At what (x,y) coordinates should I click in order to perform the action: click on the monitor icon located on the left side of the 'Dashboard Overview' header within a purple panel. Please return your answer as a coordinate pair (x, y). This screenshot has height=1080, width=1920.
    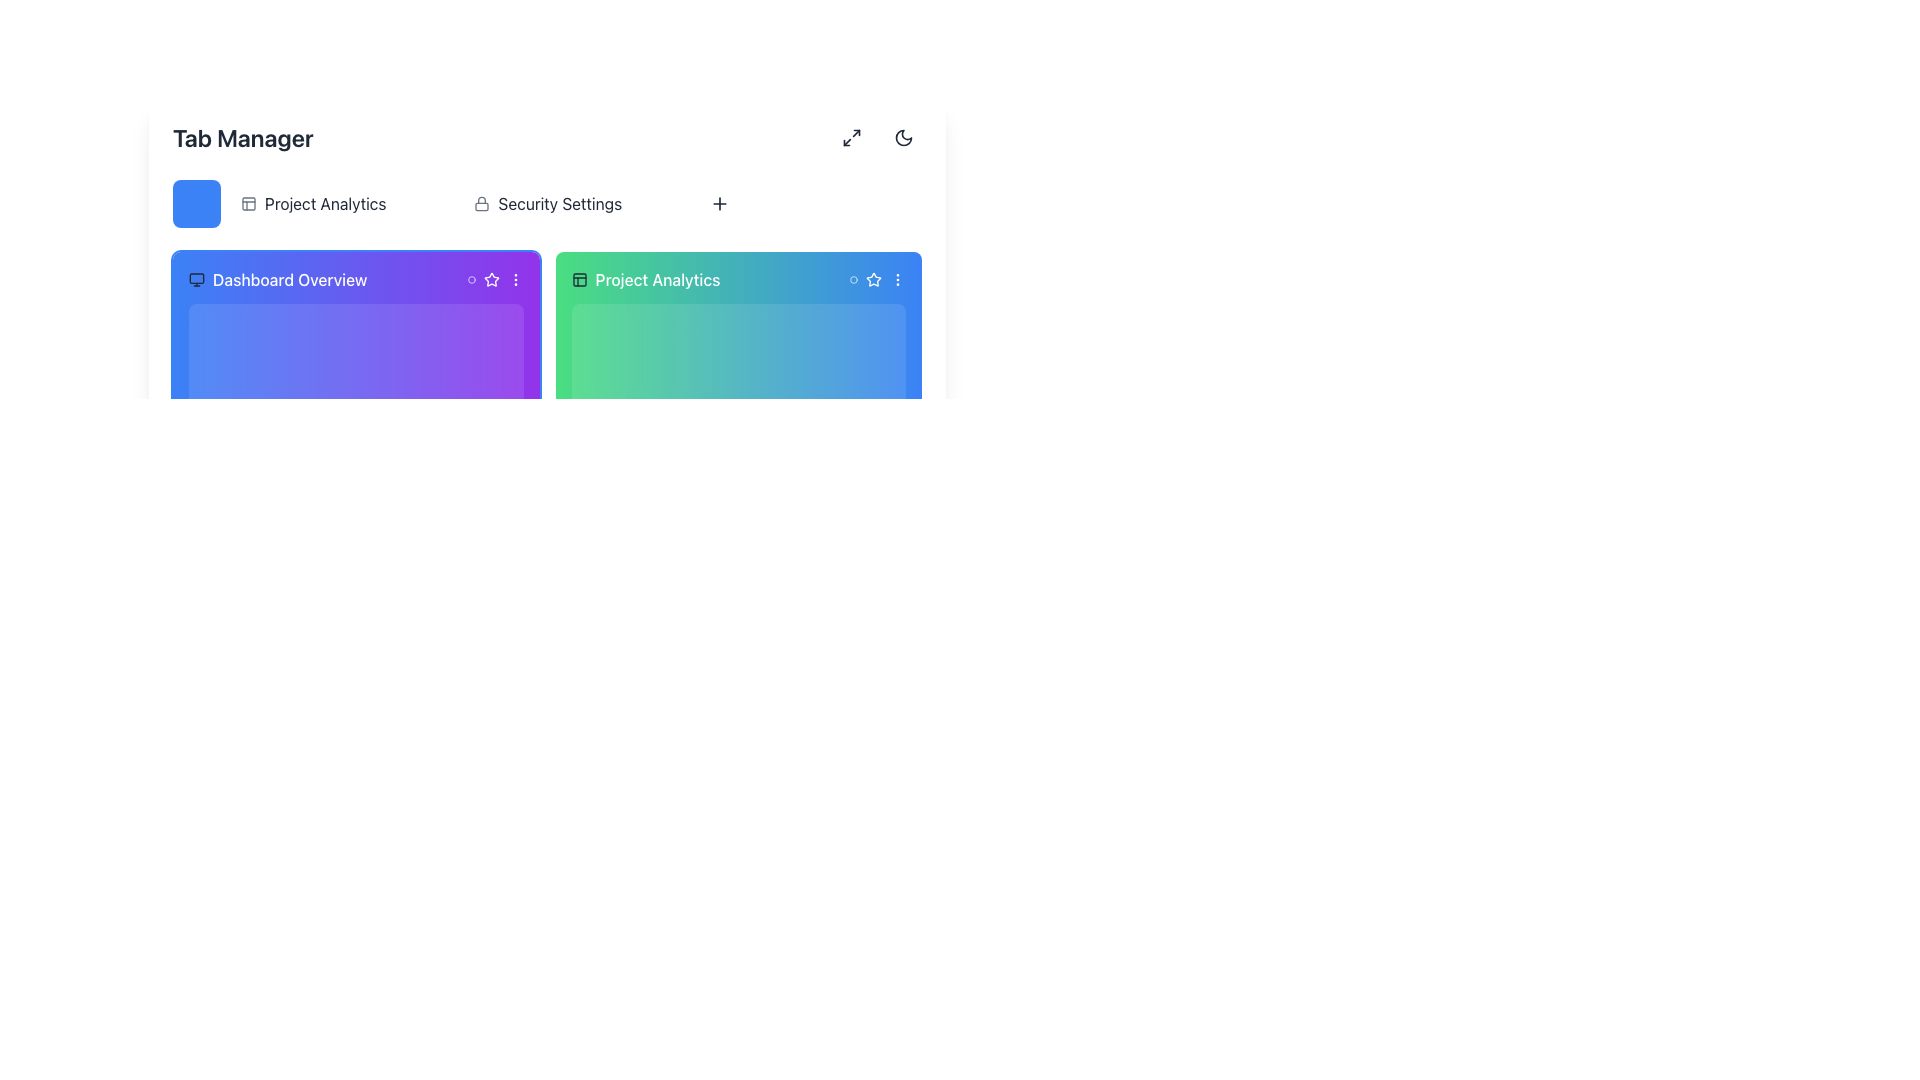
    Looking at the image, I should click on (196, 280).